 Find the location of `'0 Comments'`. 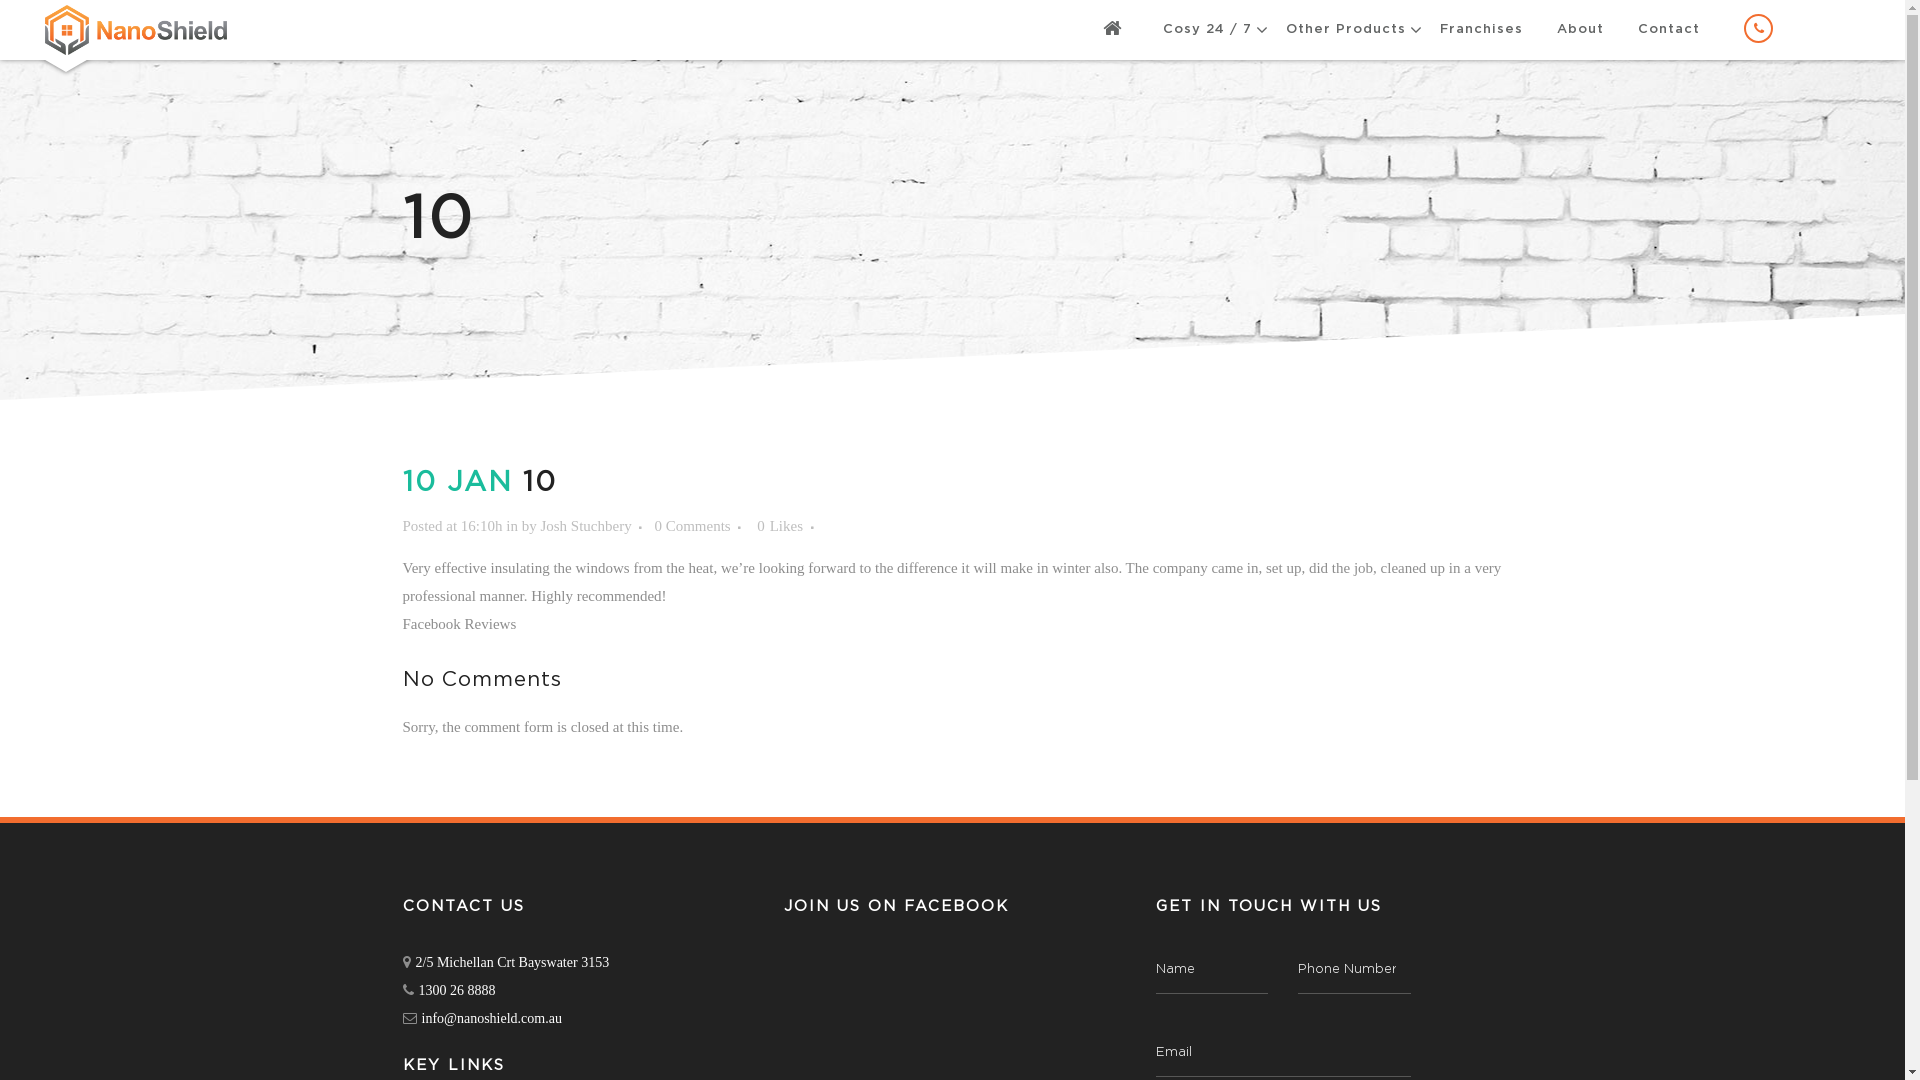

'0 Comments' is located at coordinates (691, 524).